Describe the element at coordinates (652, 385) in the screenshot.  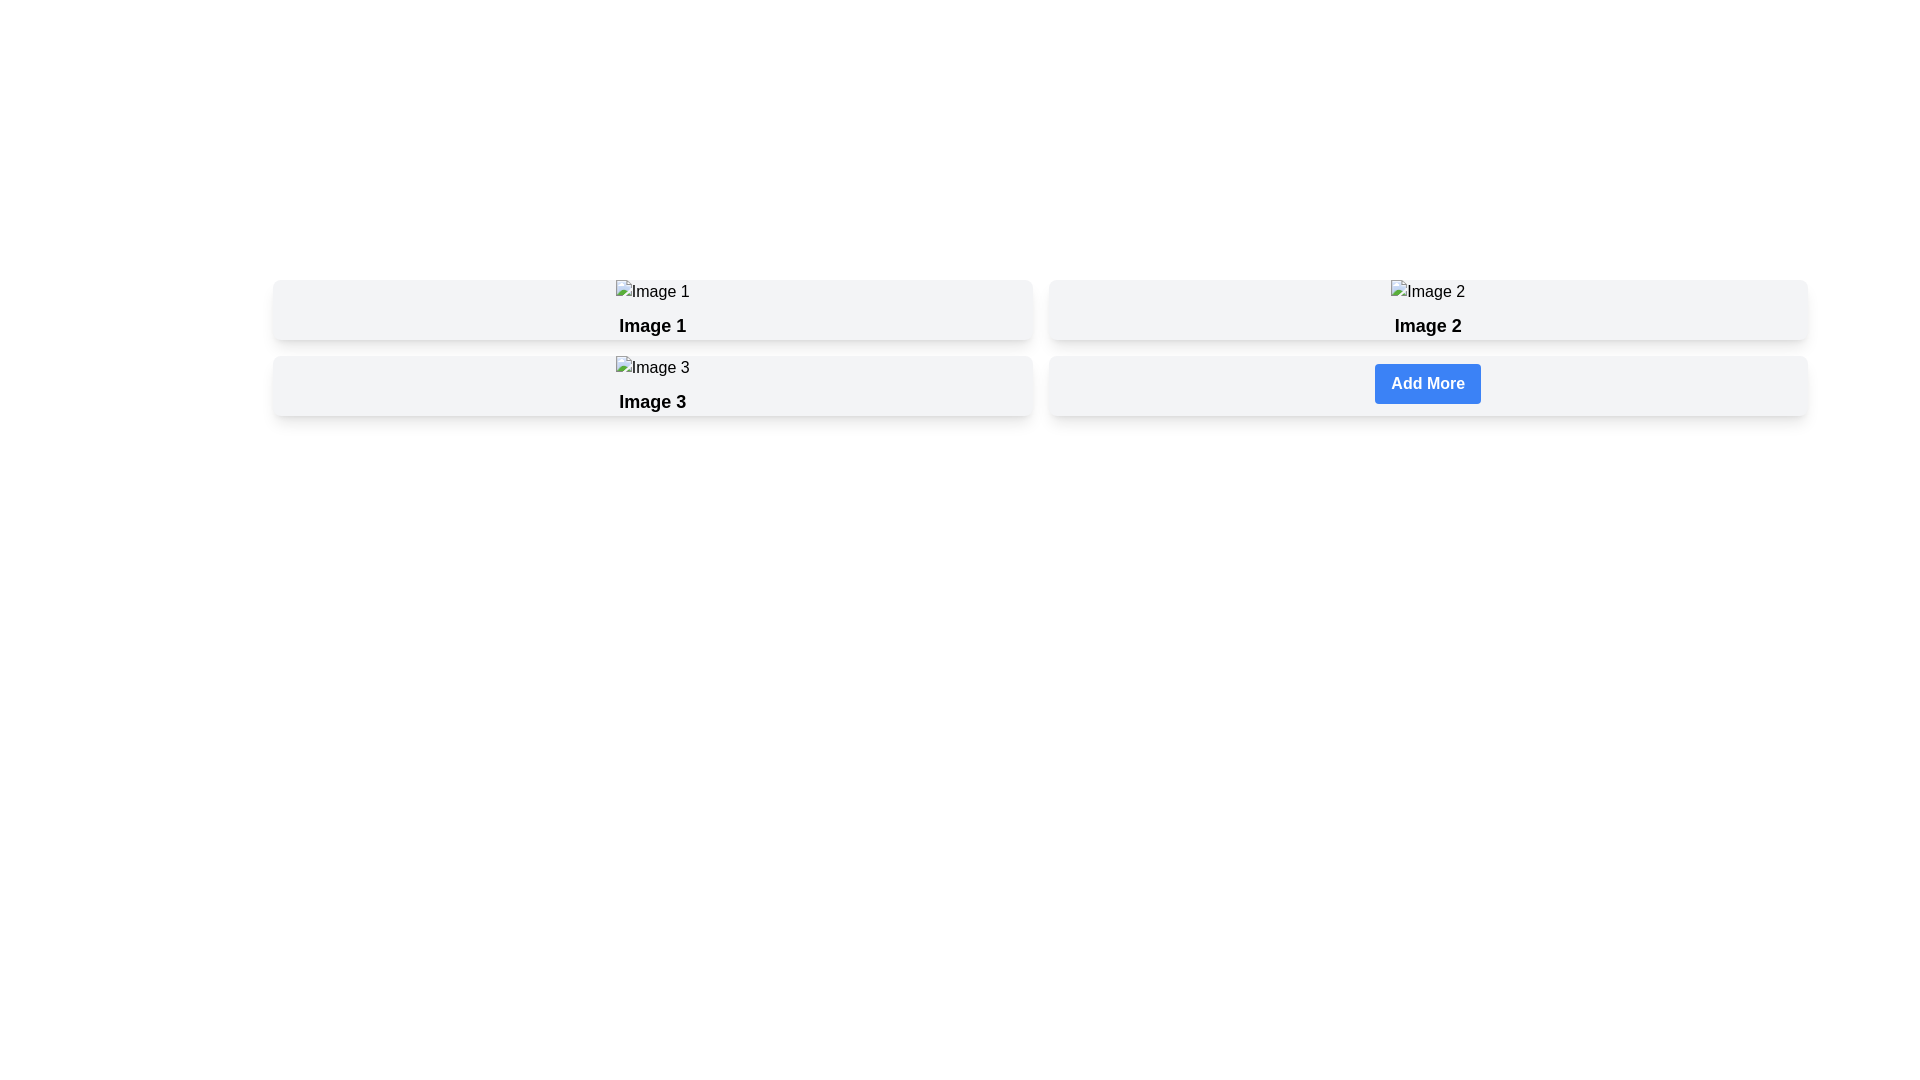
I see `the third card in the grid layout, which has a light gray background and a label reading 'Image 3'` at that location.